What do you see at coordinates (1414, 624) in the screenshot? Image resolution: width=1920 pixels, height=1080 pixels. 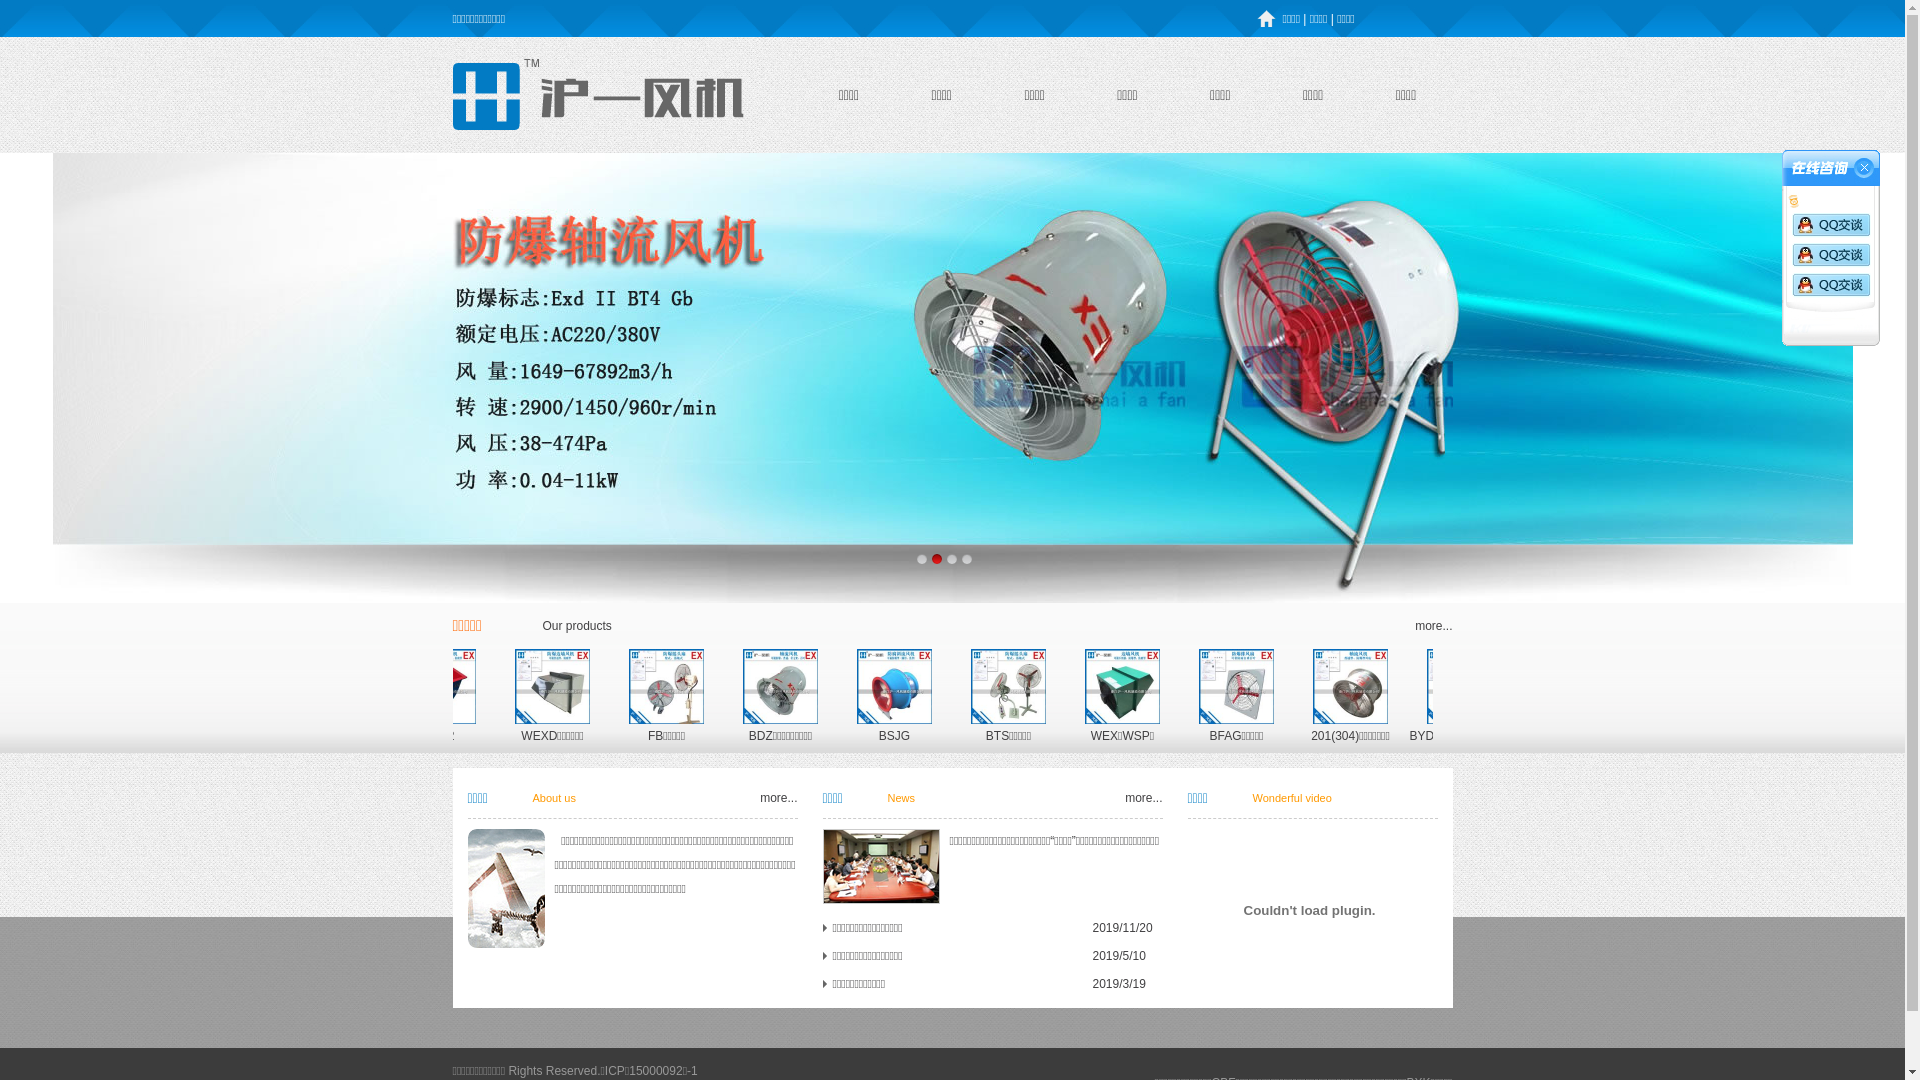 I see `'more...'` at bounding box center [1414, 624].